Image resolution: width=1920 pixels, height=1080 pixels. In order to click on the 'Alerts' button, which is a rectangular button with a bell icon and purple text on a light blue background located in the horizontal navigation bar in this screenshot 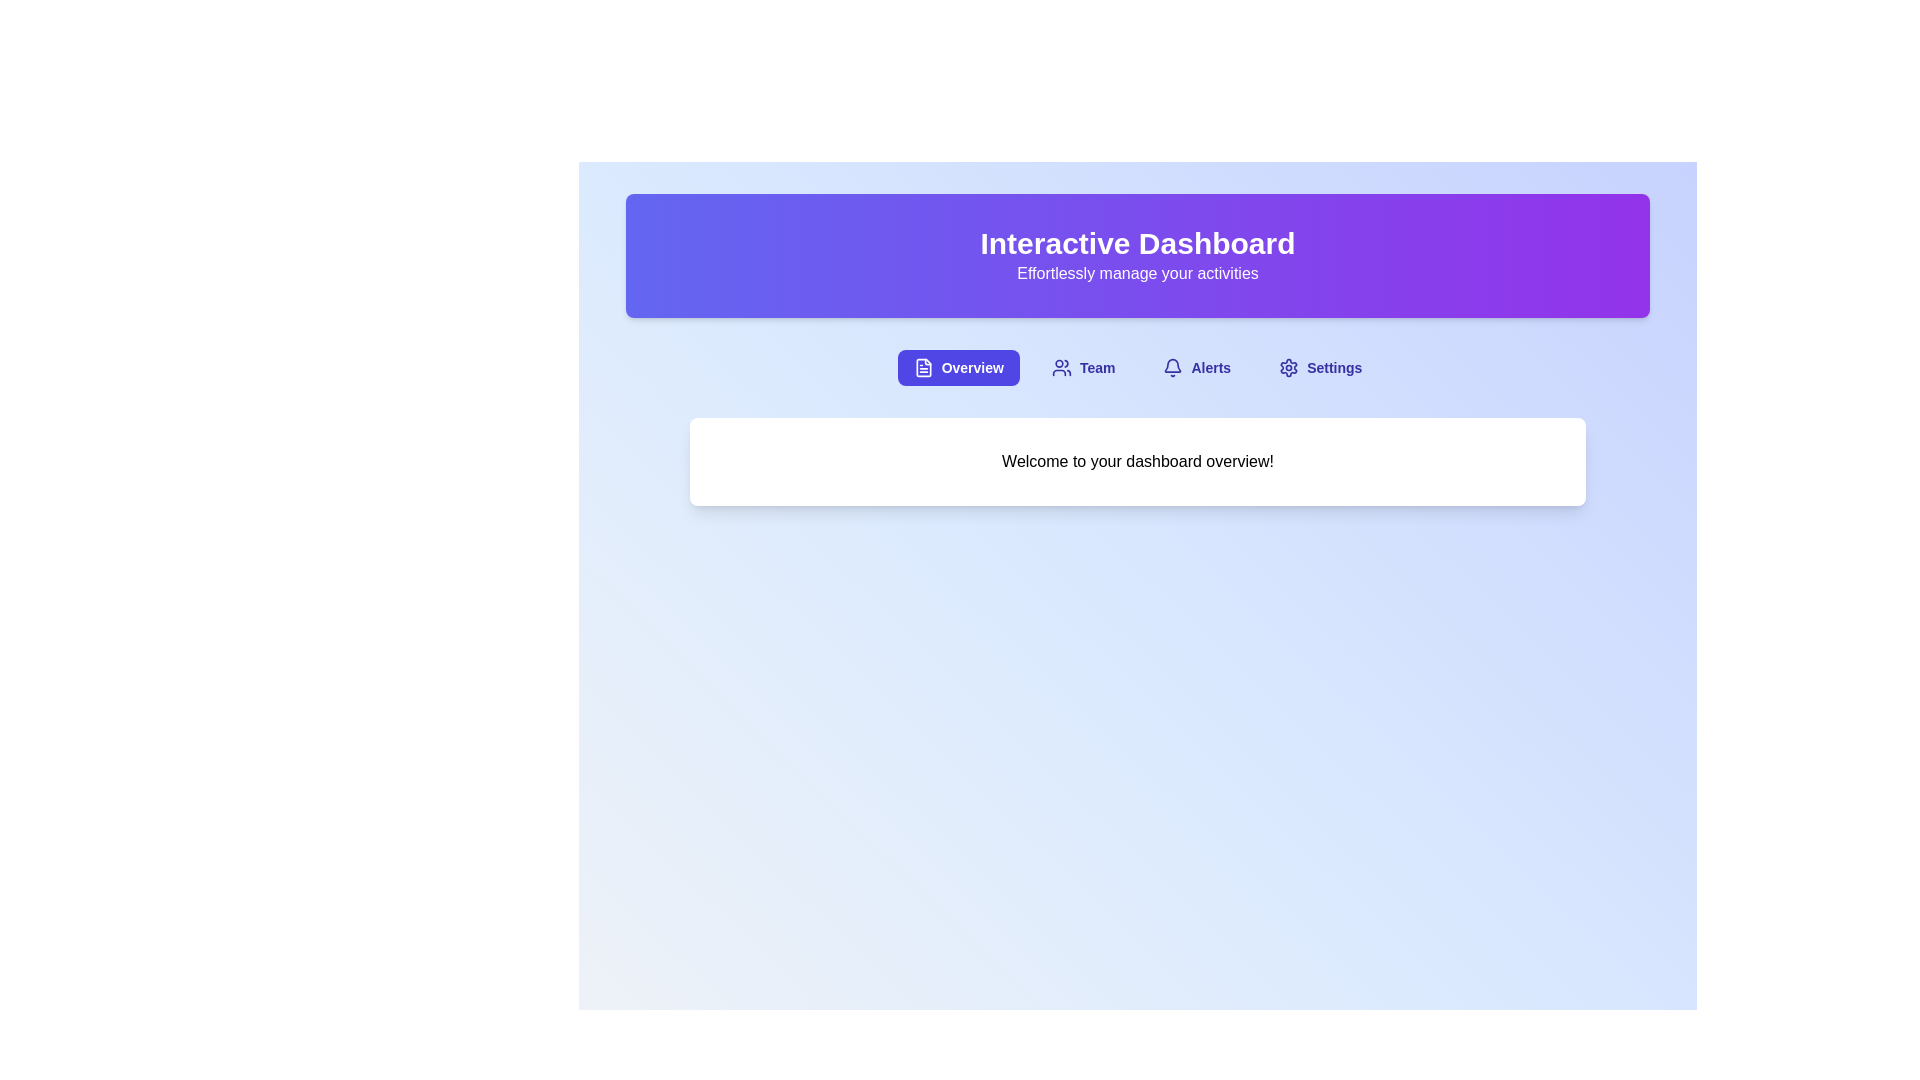, I will do `click(1197, 367)`.